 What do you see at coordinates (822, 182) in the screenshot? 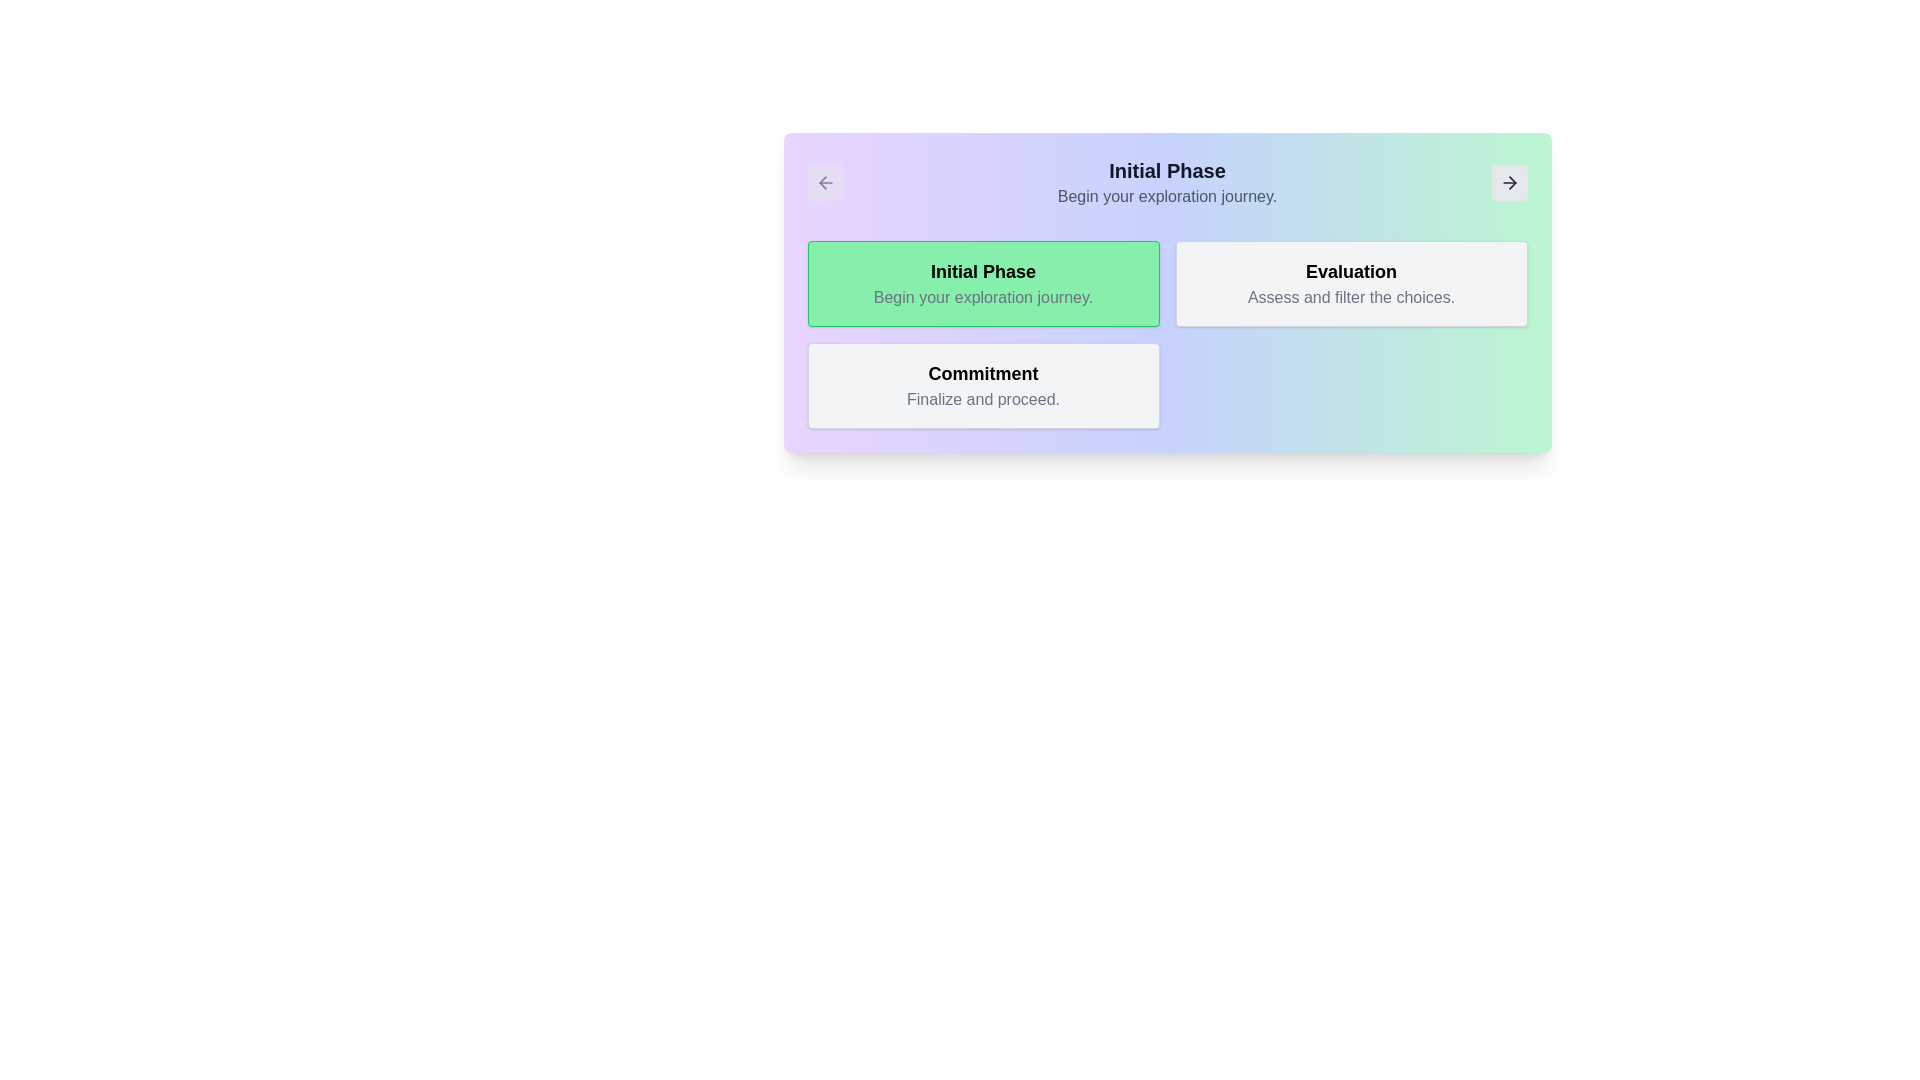
I see `the navigational 'back' icon located at the top-left corner of the visible card section` at bounding box center [822, 182].